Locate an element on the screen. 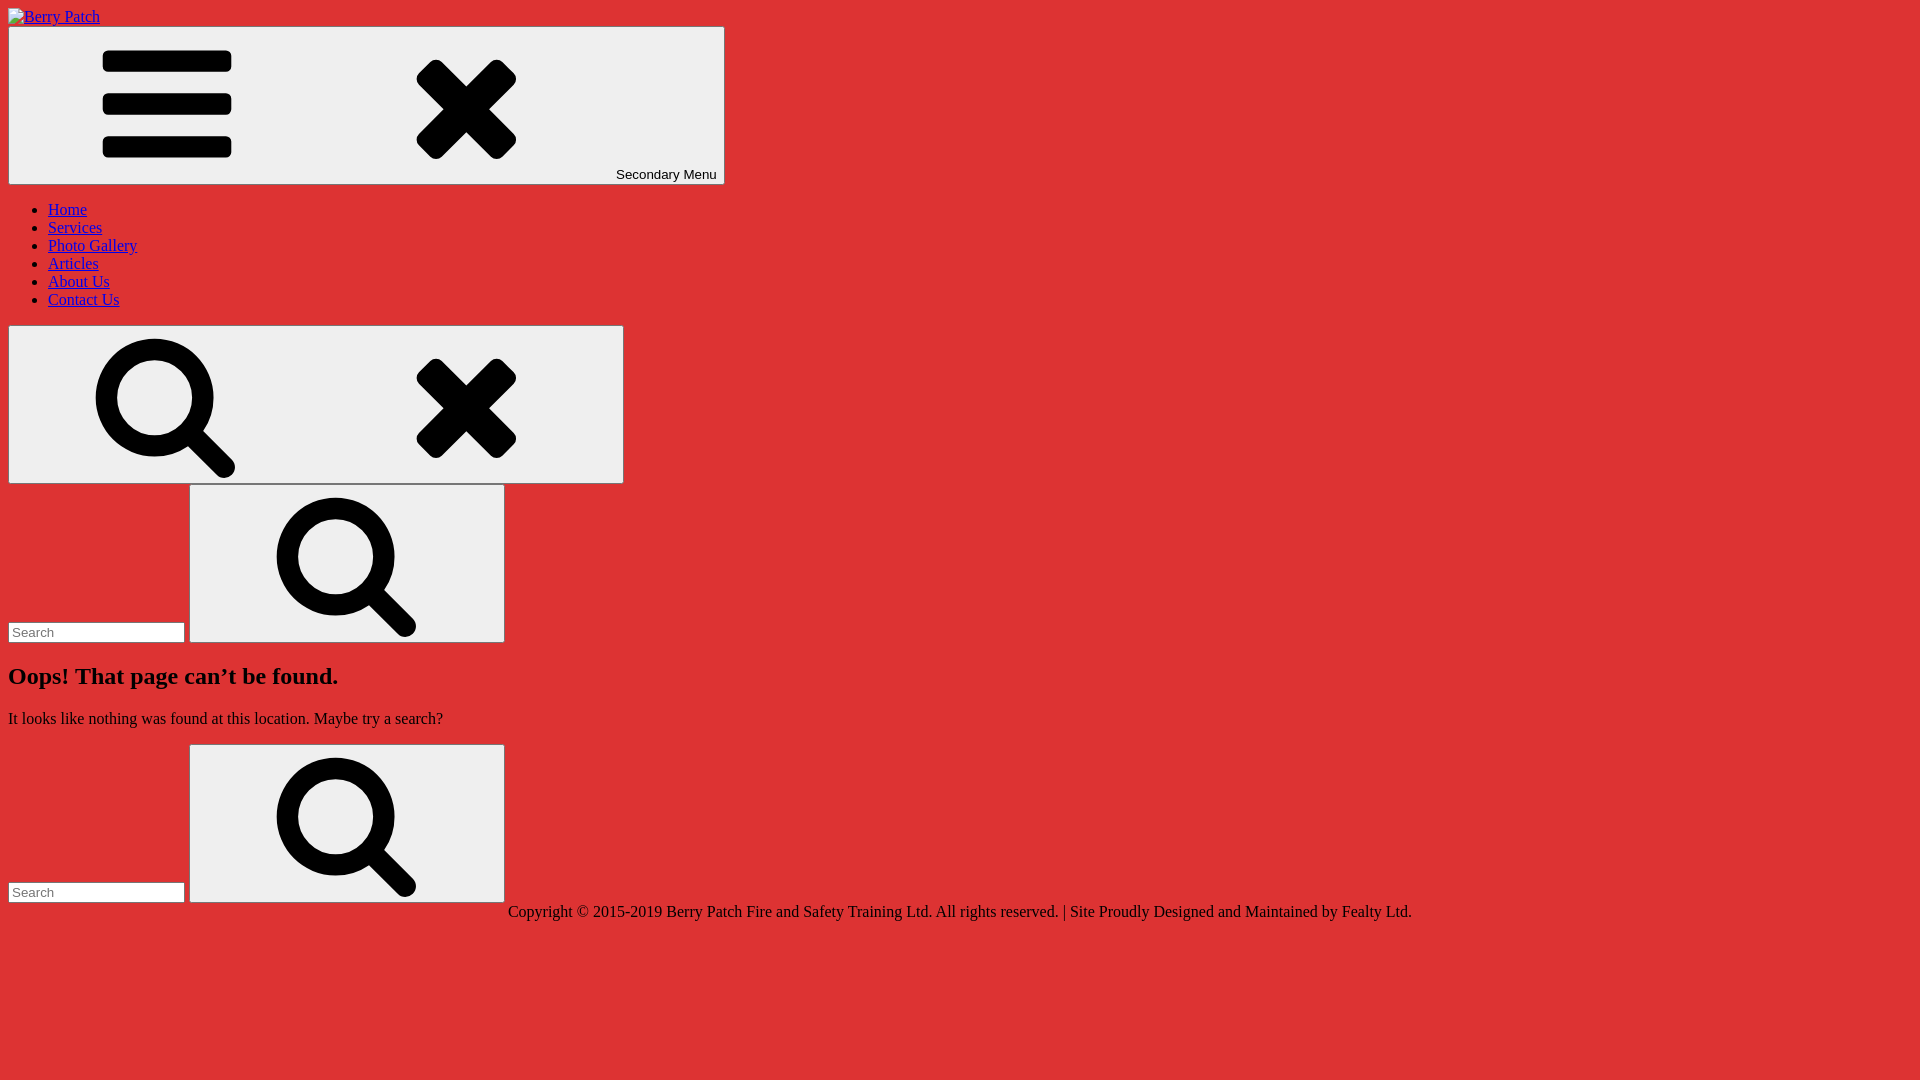 The width and height of the screenshot is (1920, 1080). 'Services' is located at coordinates (48, 226).